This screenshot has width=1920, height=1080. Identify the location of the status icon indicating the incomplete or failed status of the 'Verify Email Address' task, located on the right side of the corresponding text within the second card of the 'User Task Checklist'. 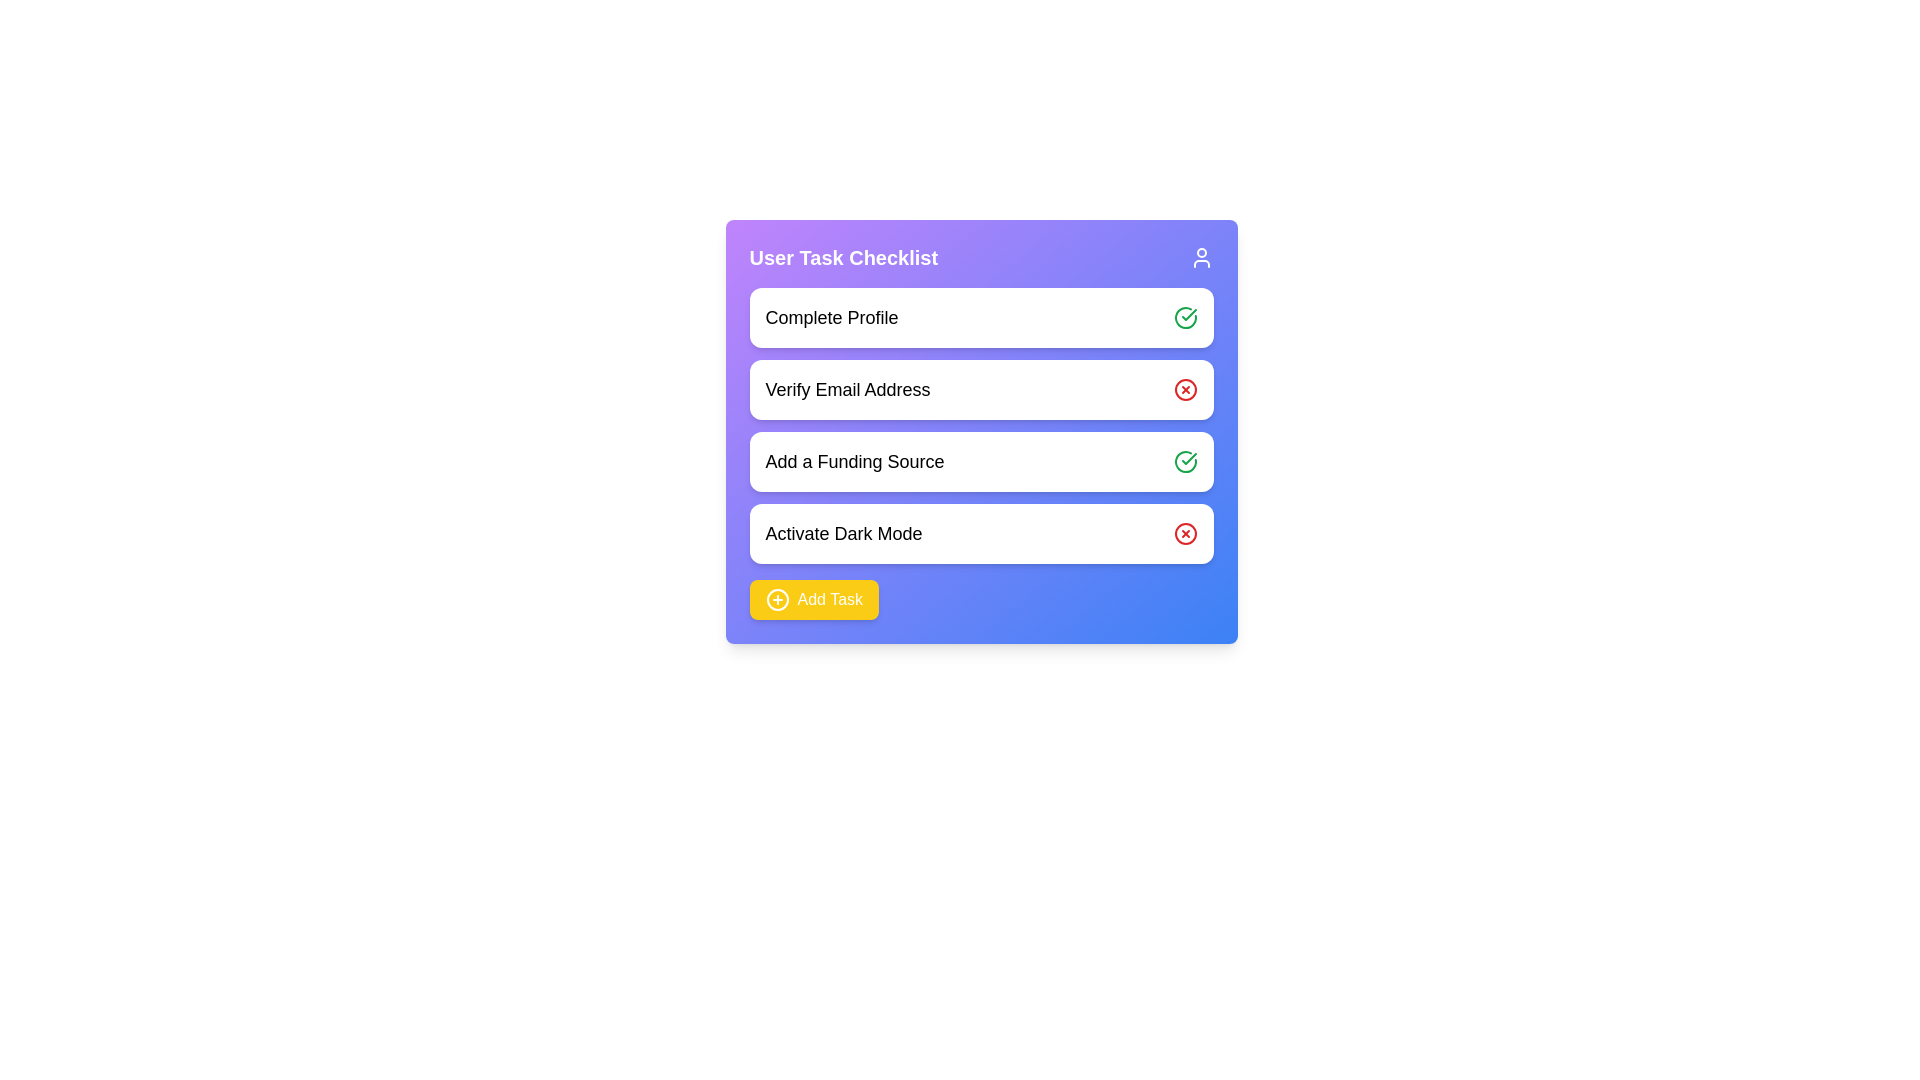
(1185, 389).